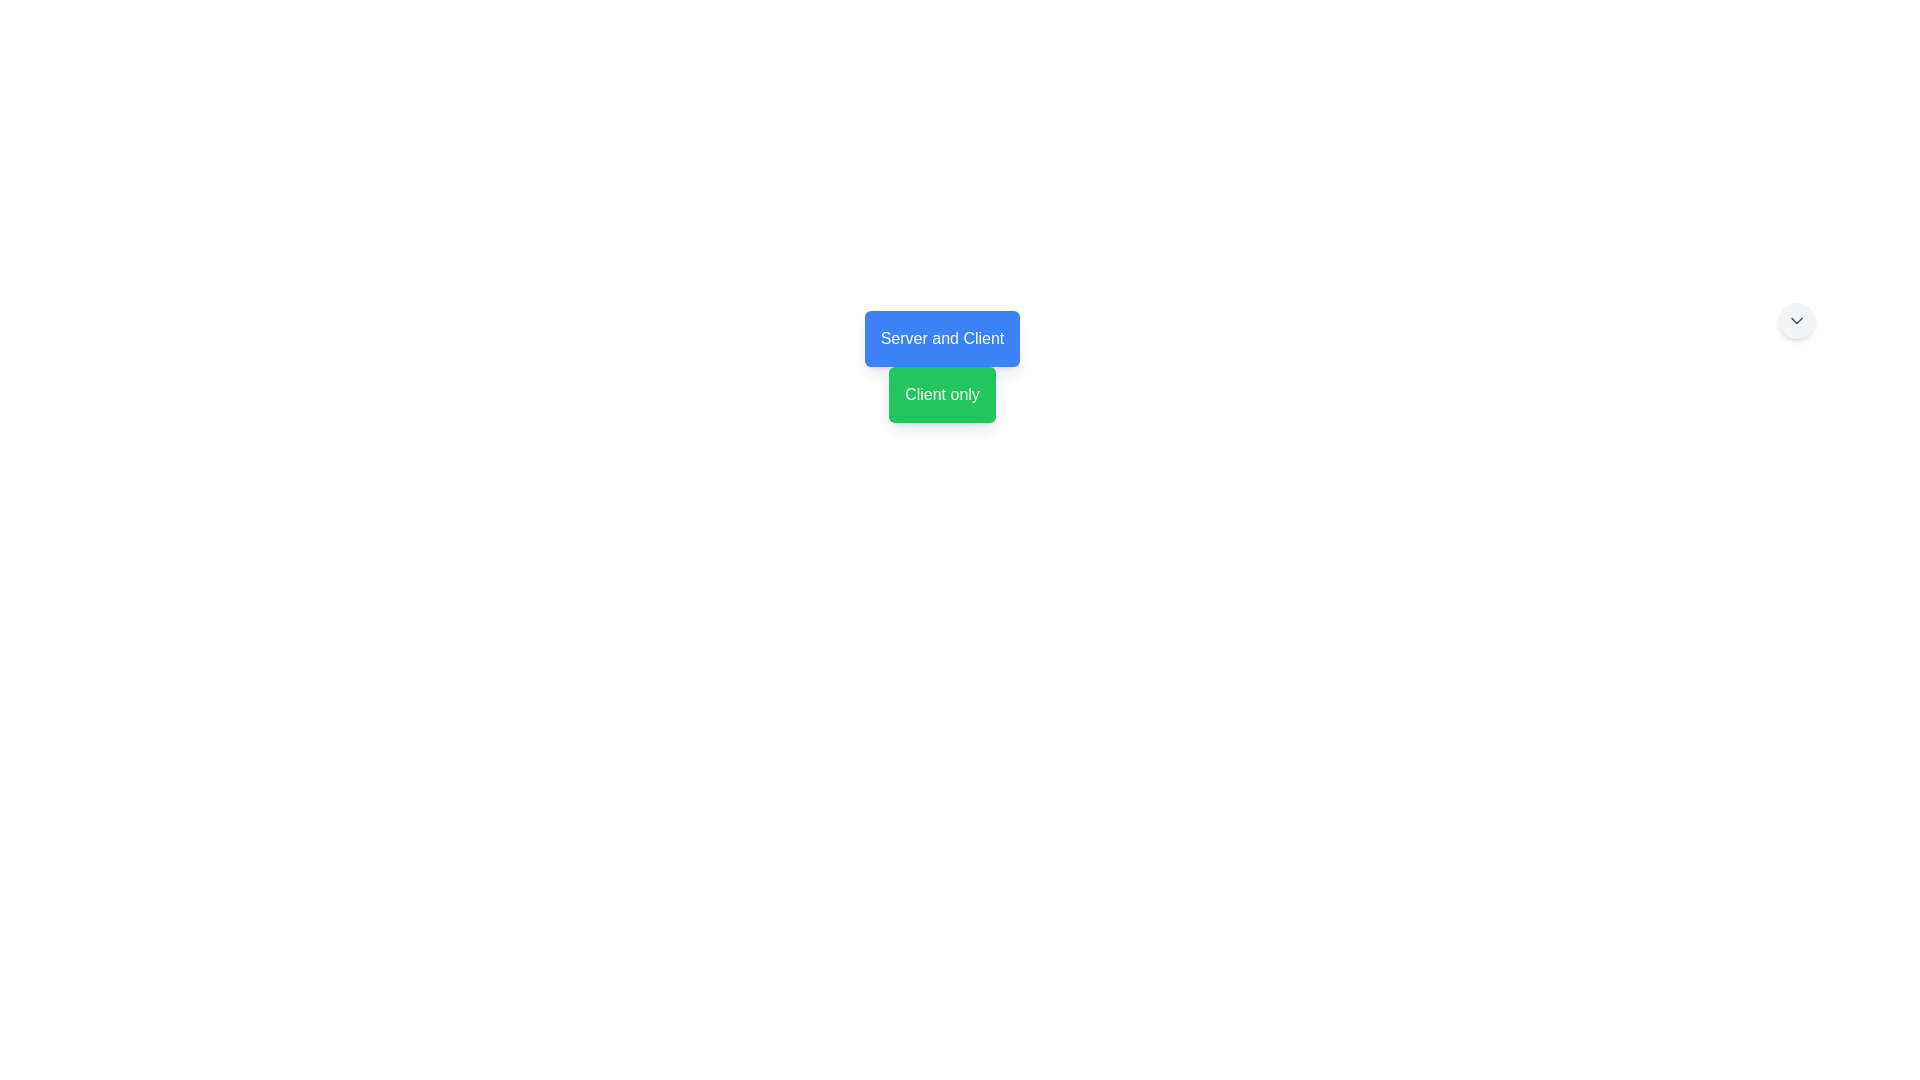 The image size is (1920, 1080). Describe the element at coordinates (941, 338) in the screenshot. I see `the informational label titled 'Server and Client', which is a non-interactive element located above the 'Client only' button` at that location.